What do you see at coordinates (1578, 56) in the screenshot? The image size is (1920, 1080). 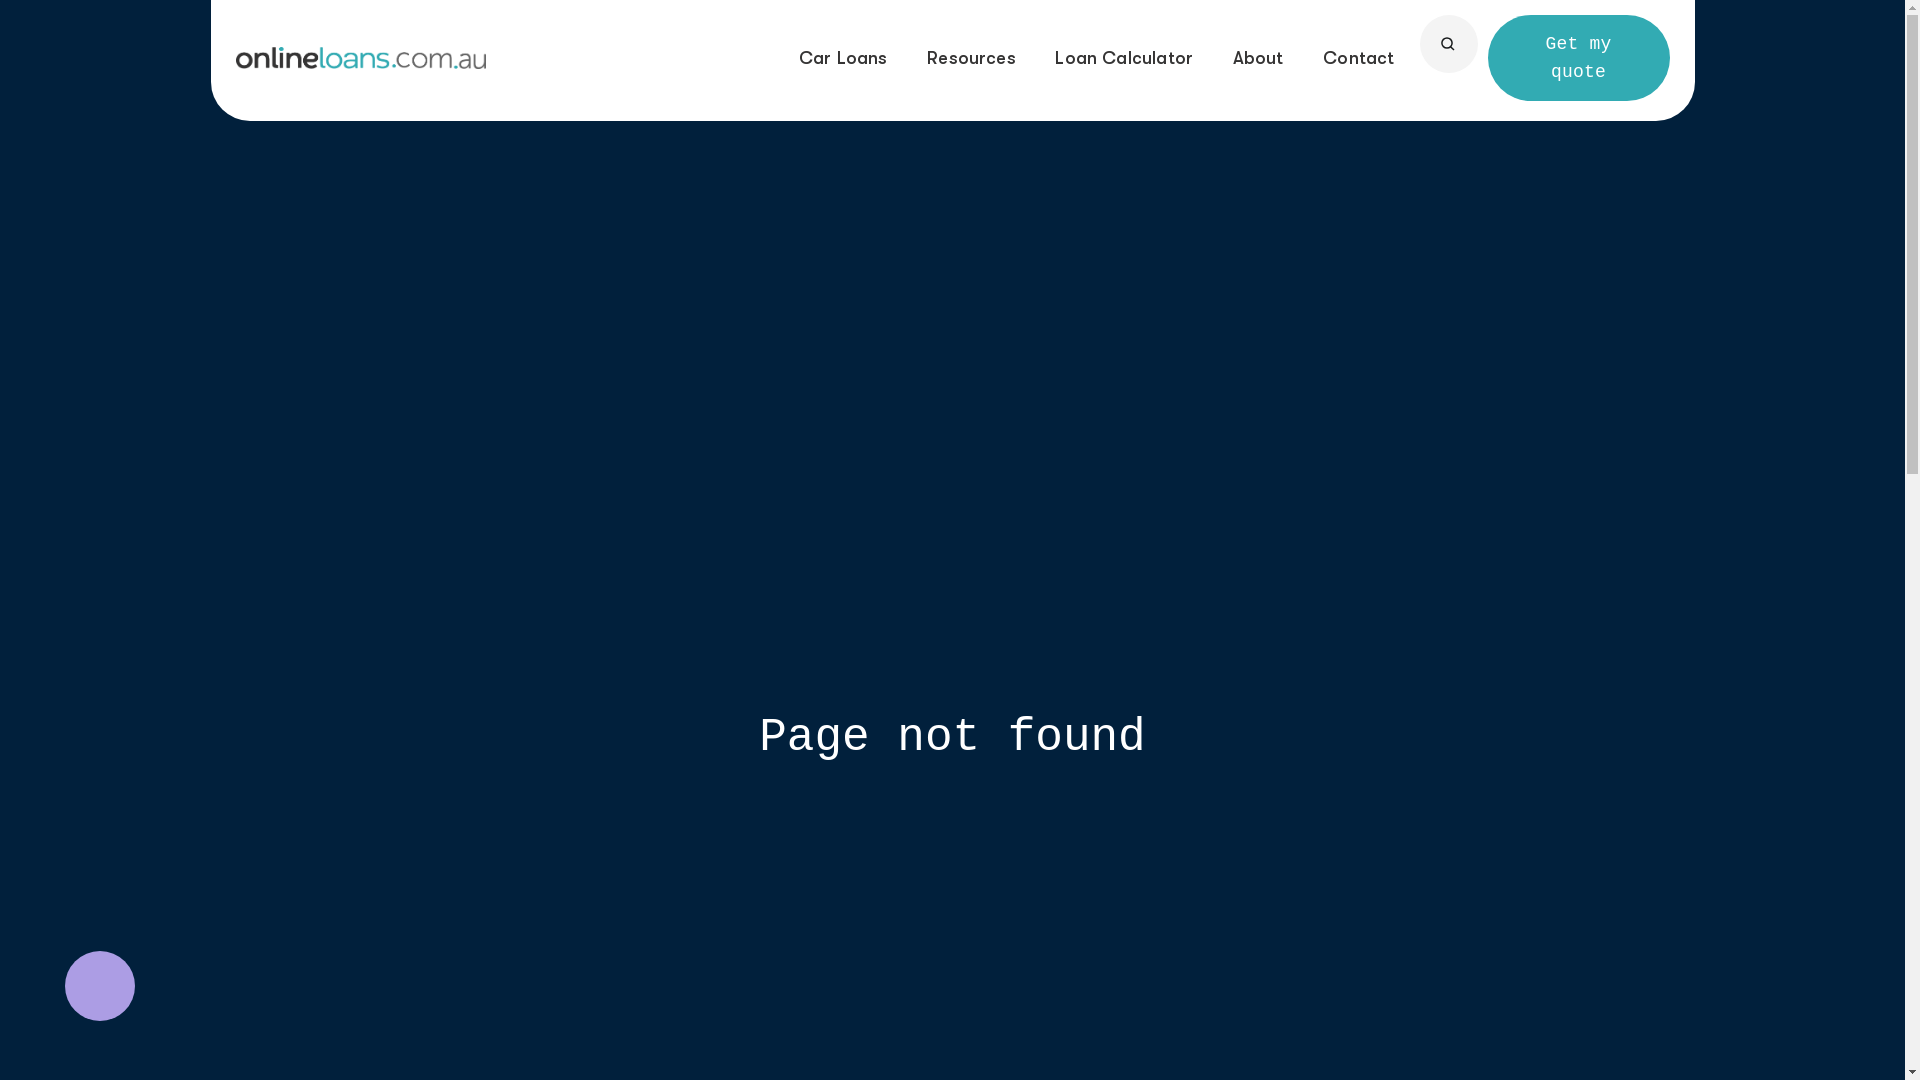 I see `'Get my quote'` at bounding box center [1578, 56].